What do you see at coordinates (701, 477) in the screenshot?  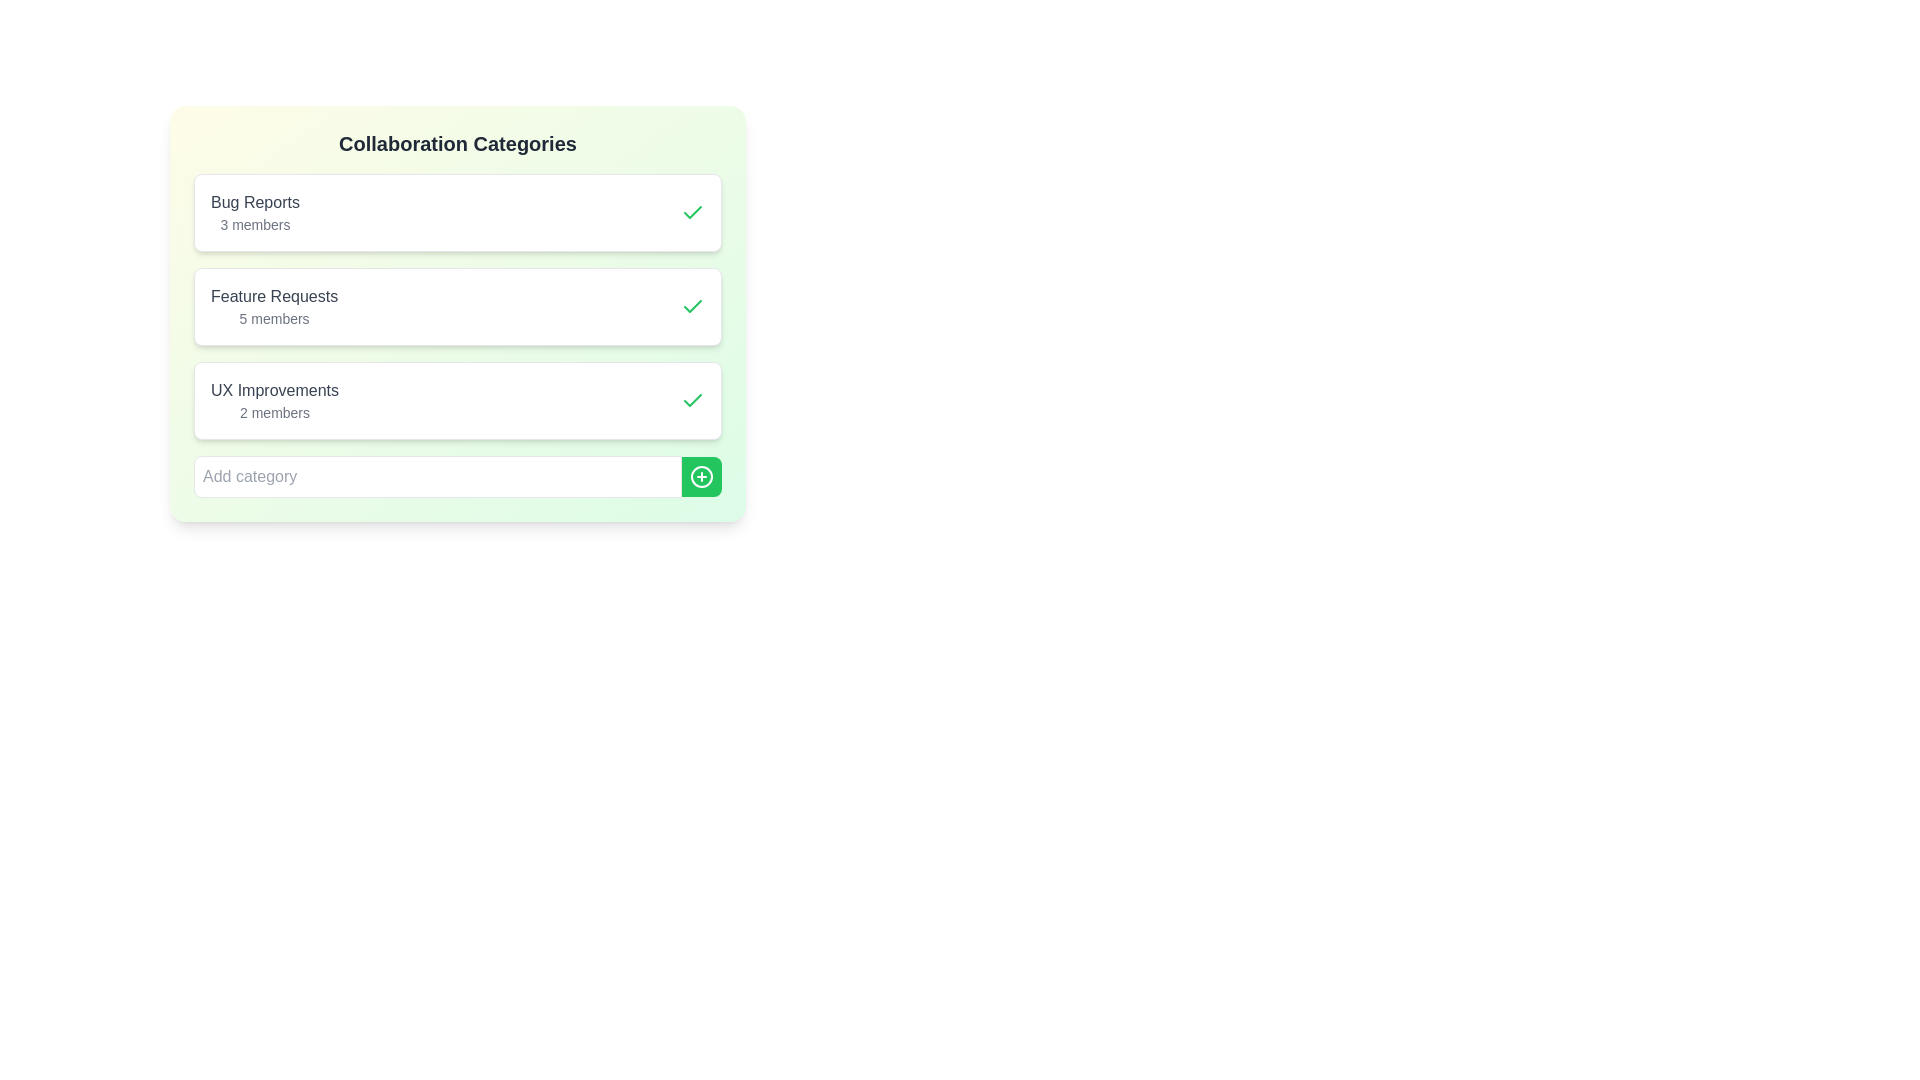 I see `the green plus button to add a new category` at bounding box center [701, 477].